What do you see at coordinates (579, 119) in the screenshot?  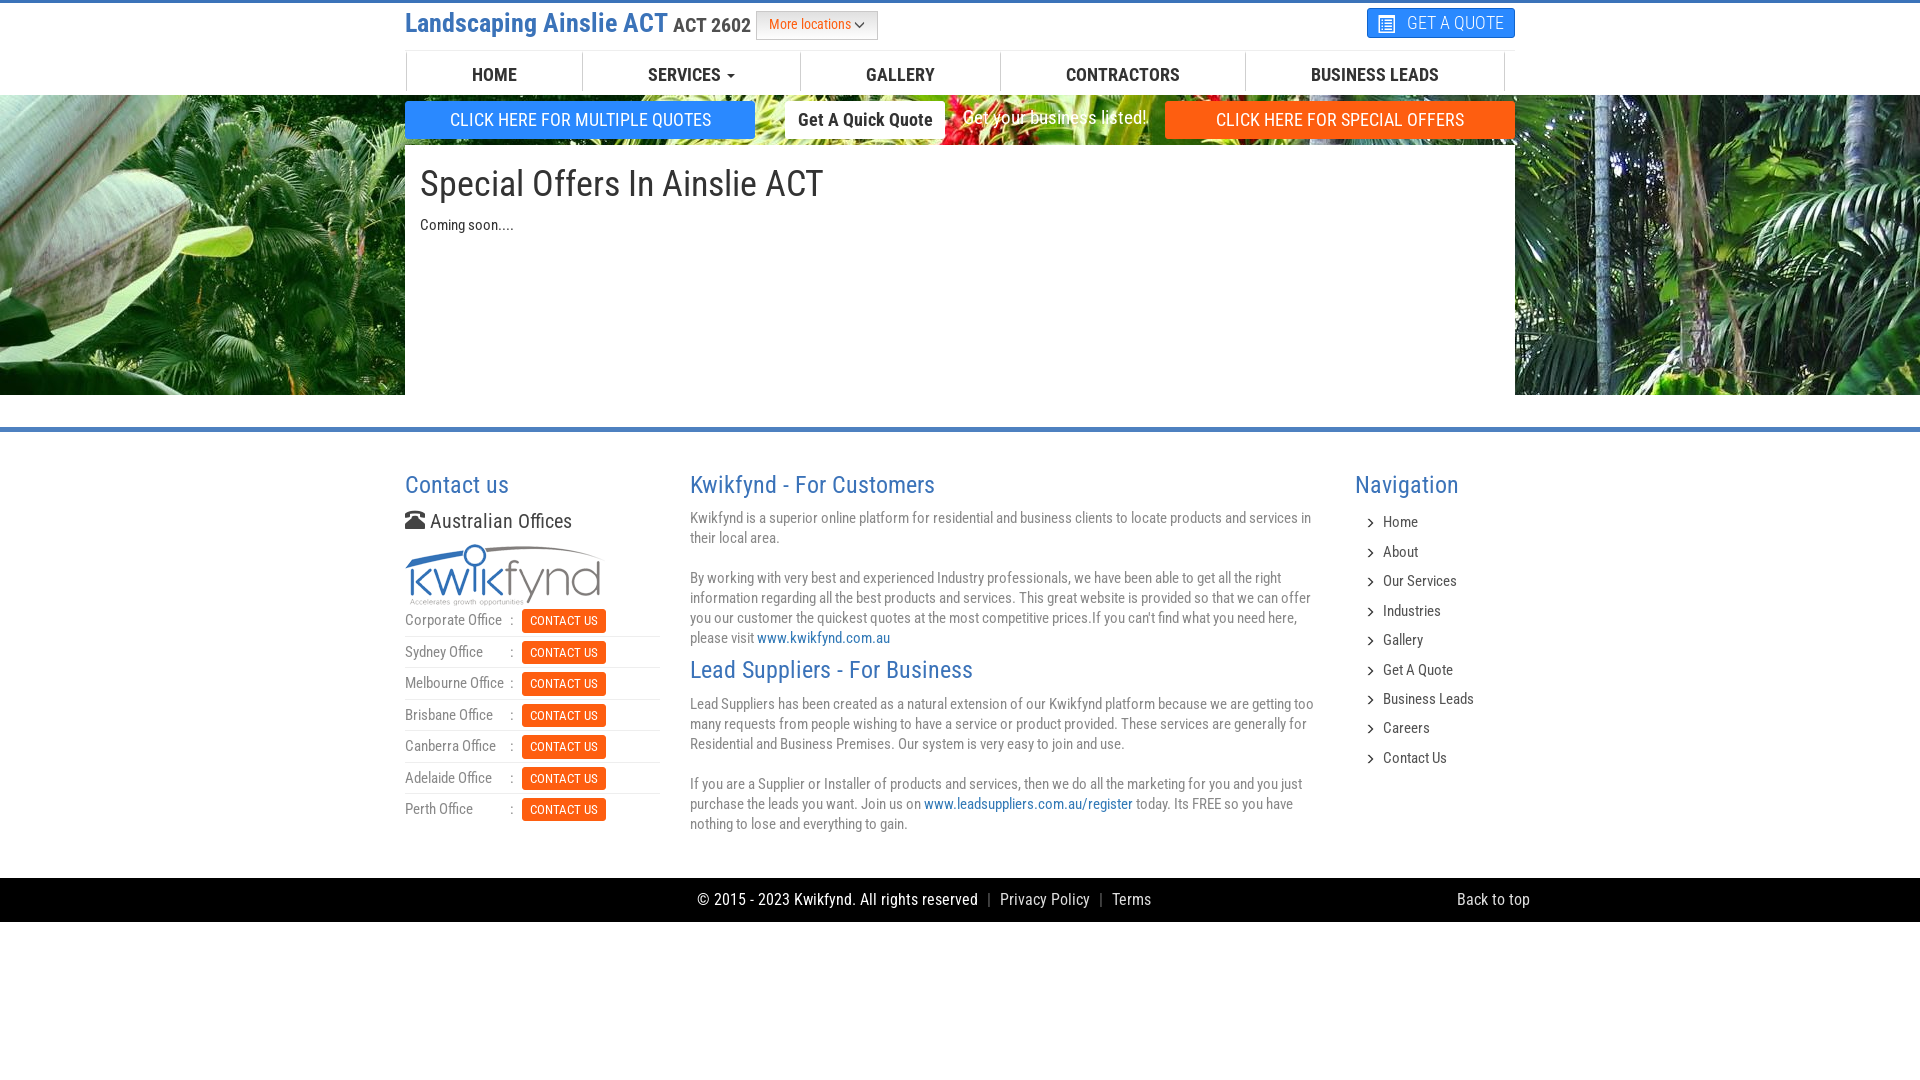 I see `'CLICK HERE FOR MULTIPLE QUOTES'` at bounding box center [579, 119].